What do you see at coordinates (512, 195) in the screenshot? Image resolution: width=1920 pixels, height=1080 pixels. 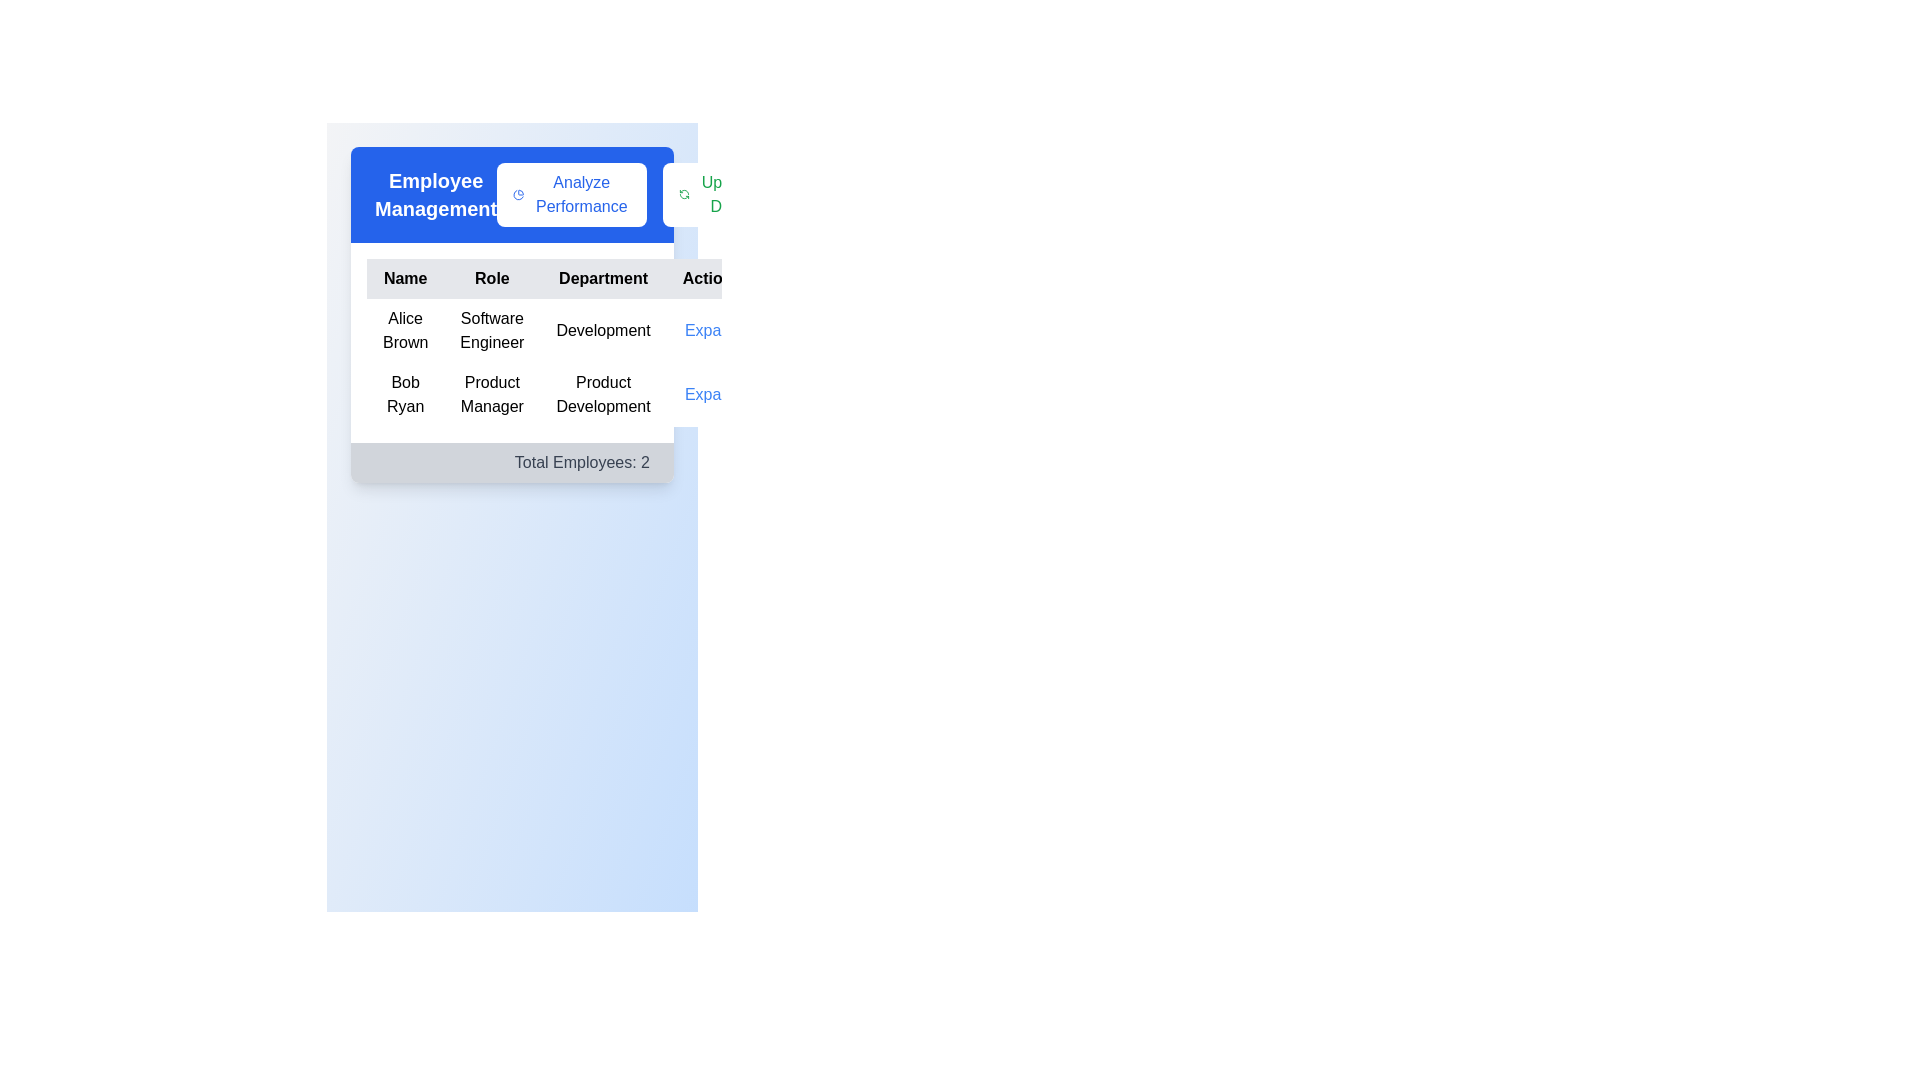 I see `the interactive buttons of the Header section in the employee management interface for keyboard navigation` at bounding box center [512, 195].